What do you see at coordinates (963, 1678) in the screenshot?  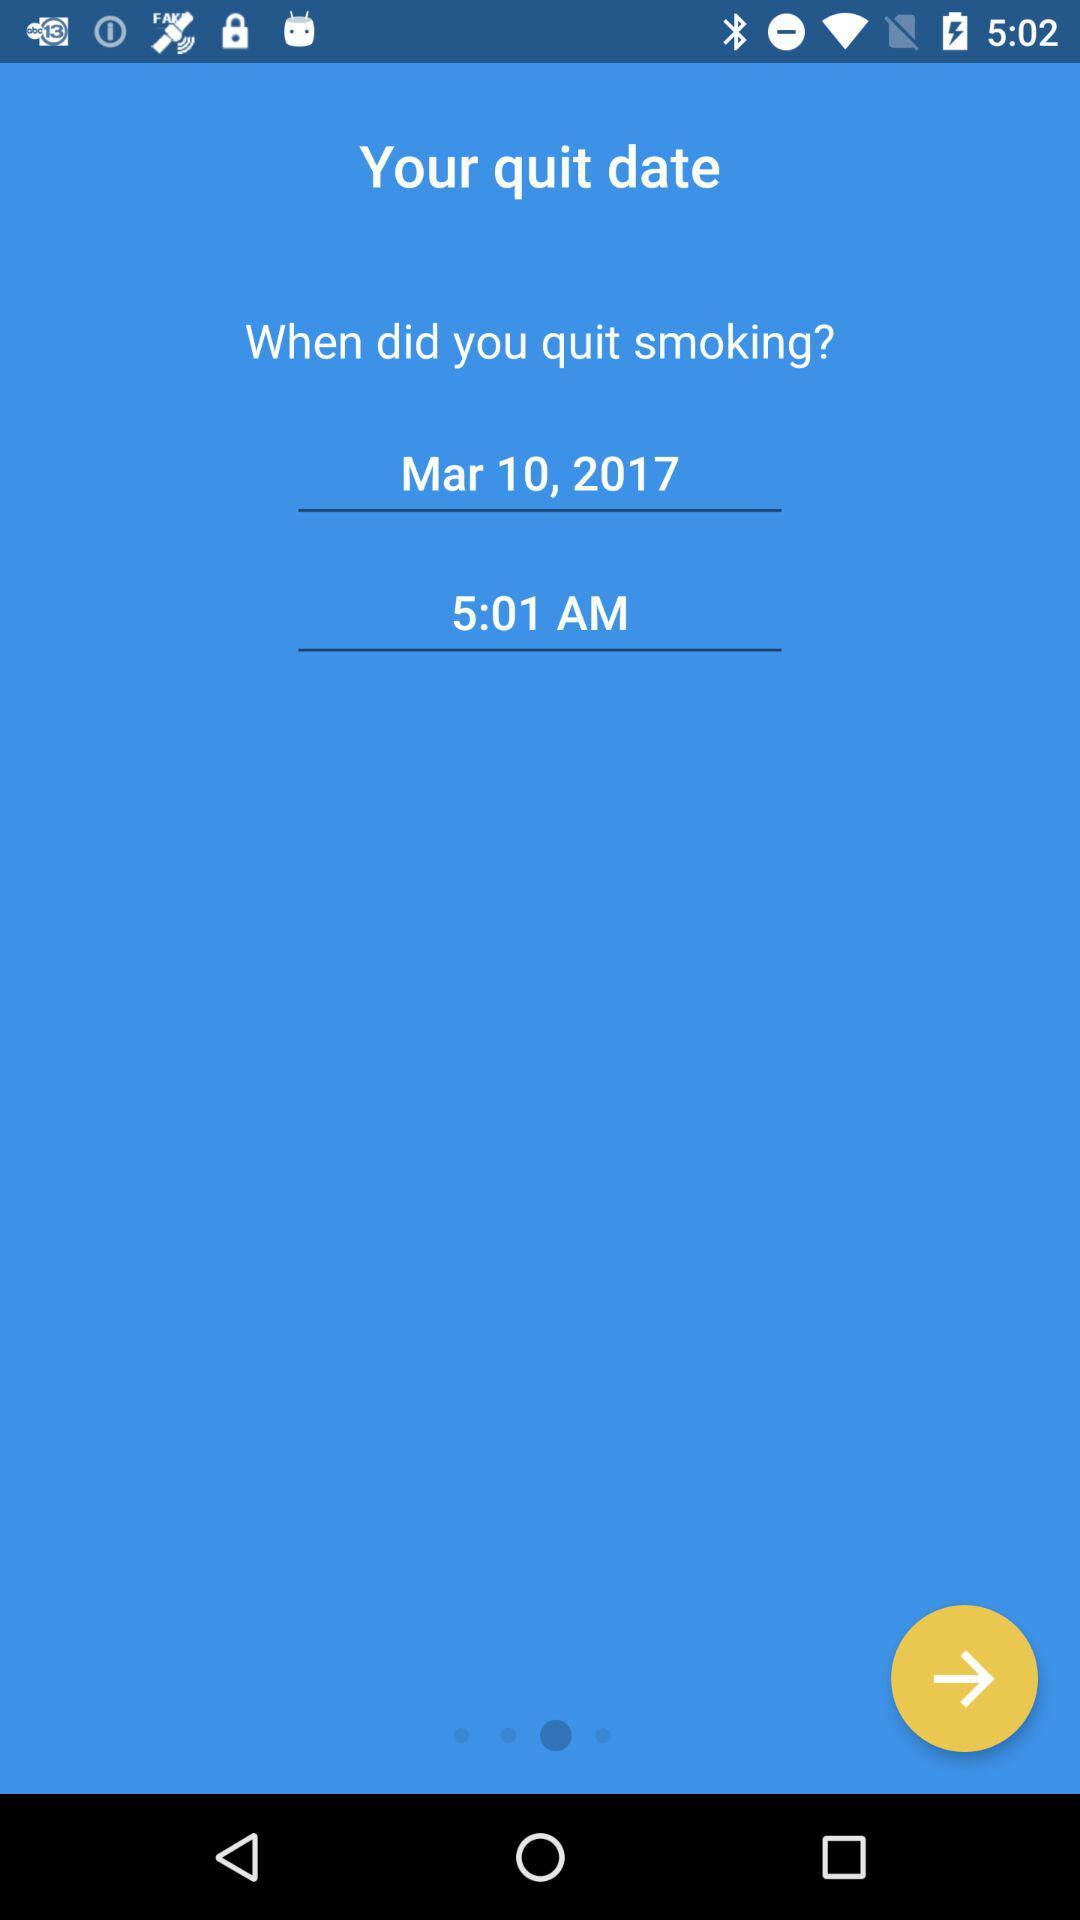 I see `the arrow_forward icon` at bounding box center [963, 1678].